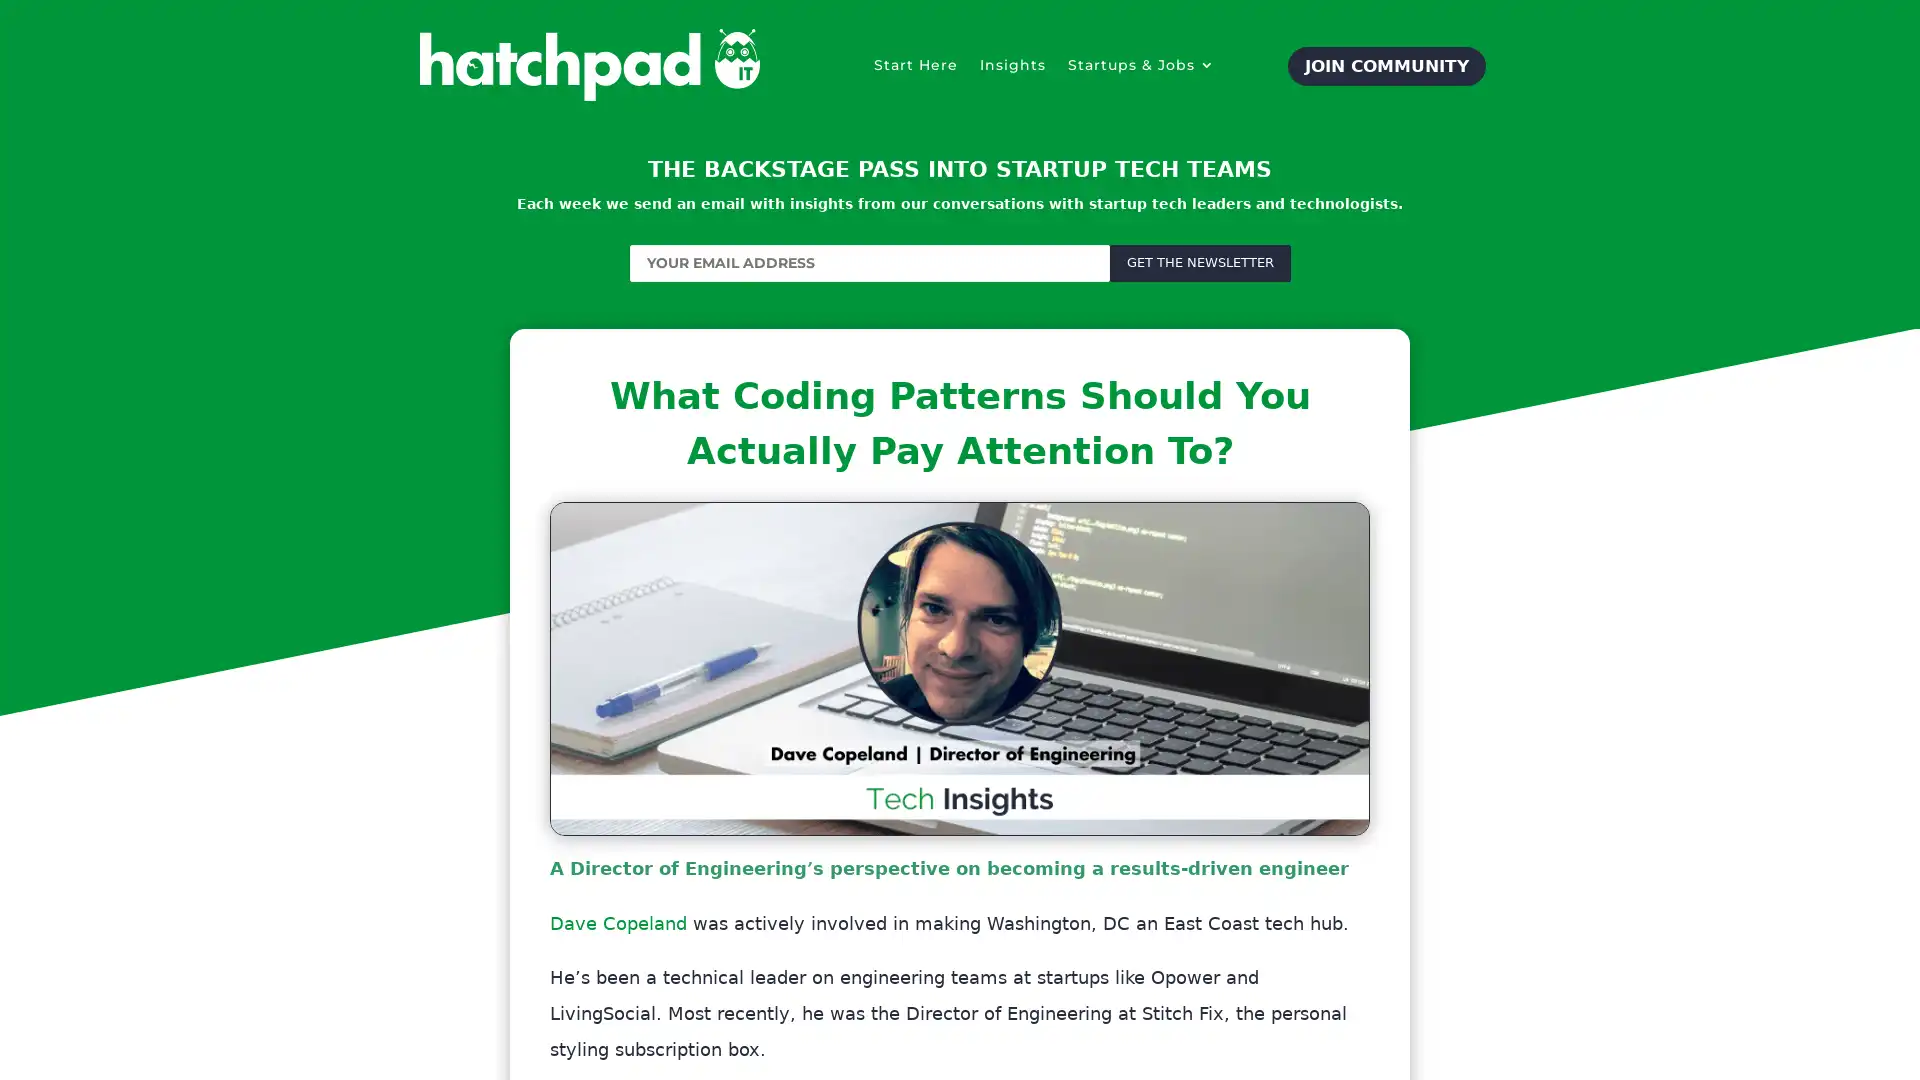 The height and width of the screenshot is (1080, 1920). I want to click on GET THE NEWSLETTER, so click(1199, 261).